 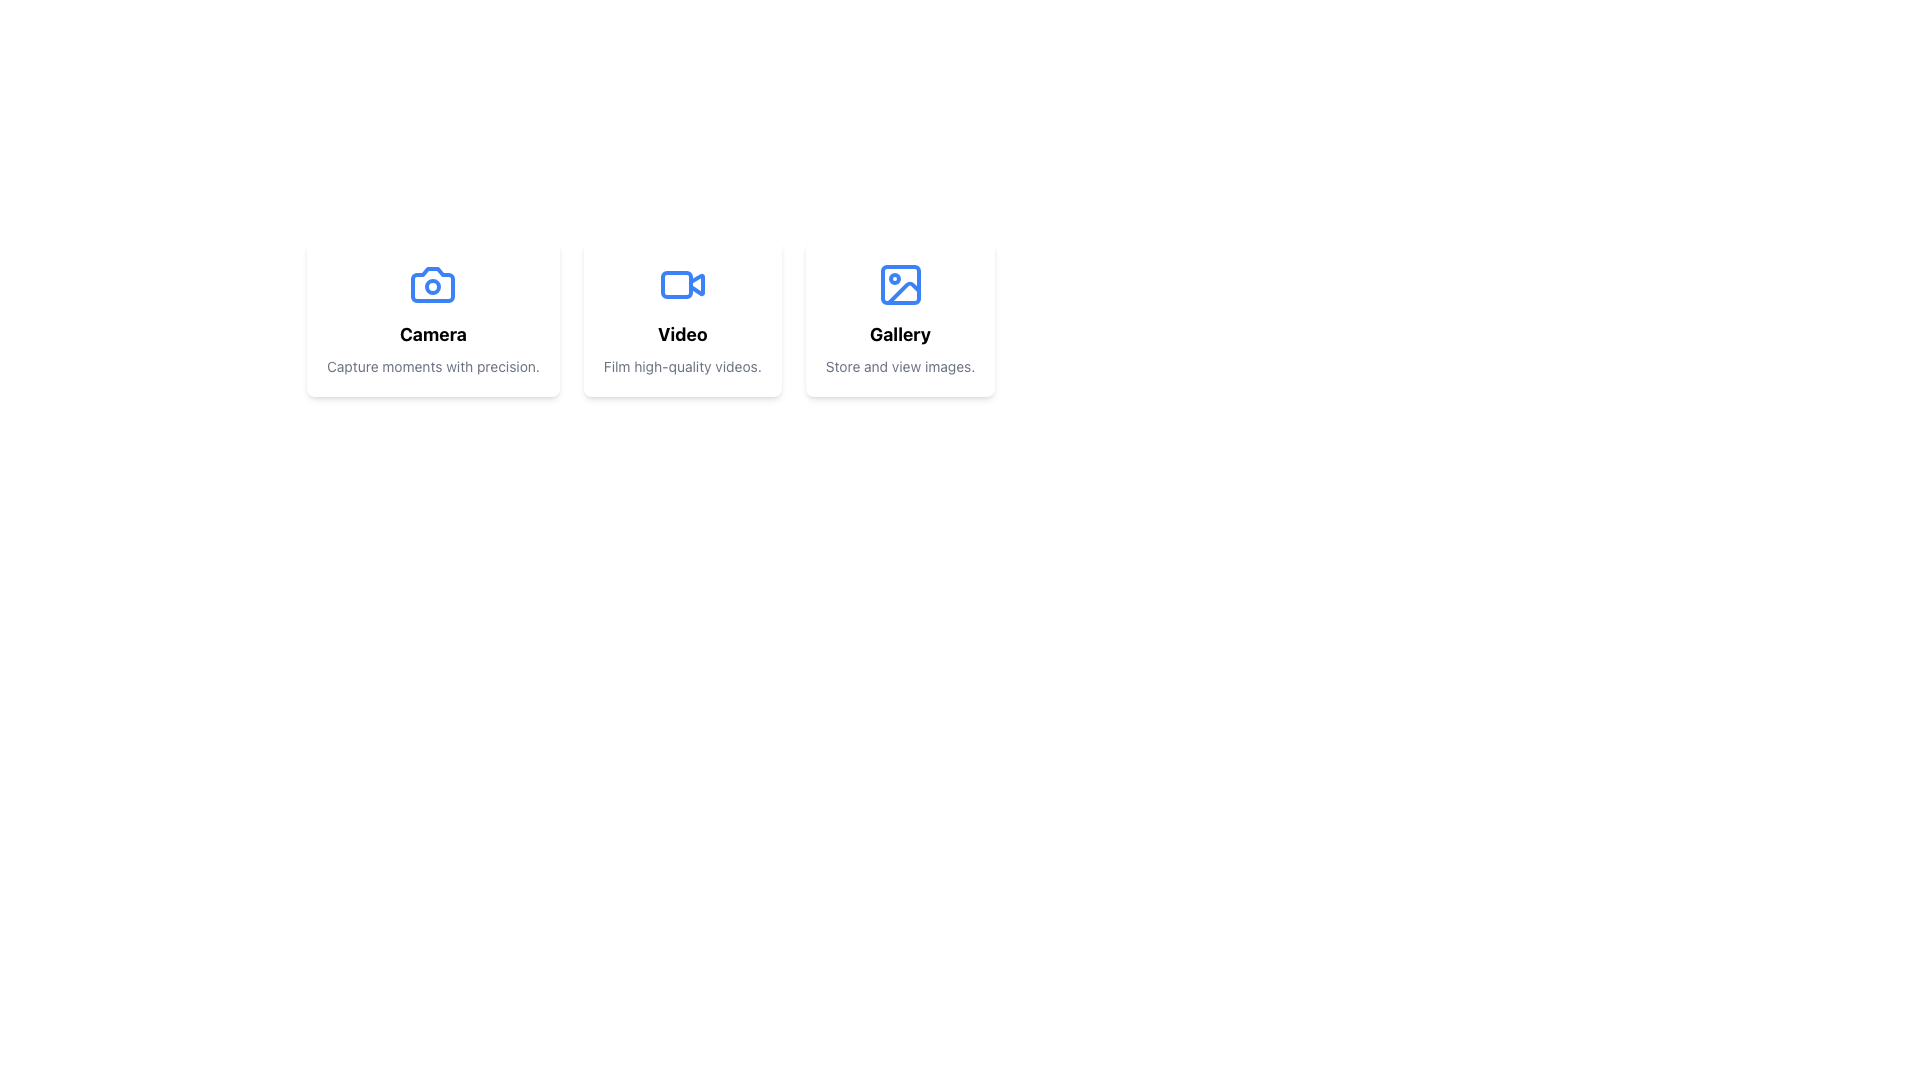 I want to click on the camera-shaped icon located within the blue-colored filled rounded square, which is part of the leftmost action card labeled 'Camera', so click(x=432, y=285).